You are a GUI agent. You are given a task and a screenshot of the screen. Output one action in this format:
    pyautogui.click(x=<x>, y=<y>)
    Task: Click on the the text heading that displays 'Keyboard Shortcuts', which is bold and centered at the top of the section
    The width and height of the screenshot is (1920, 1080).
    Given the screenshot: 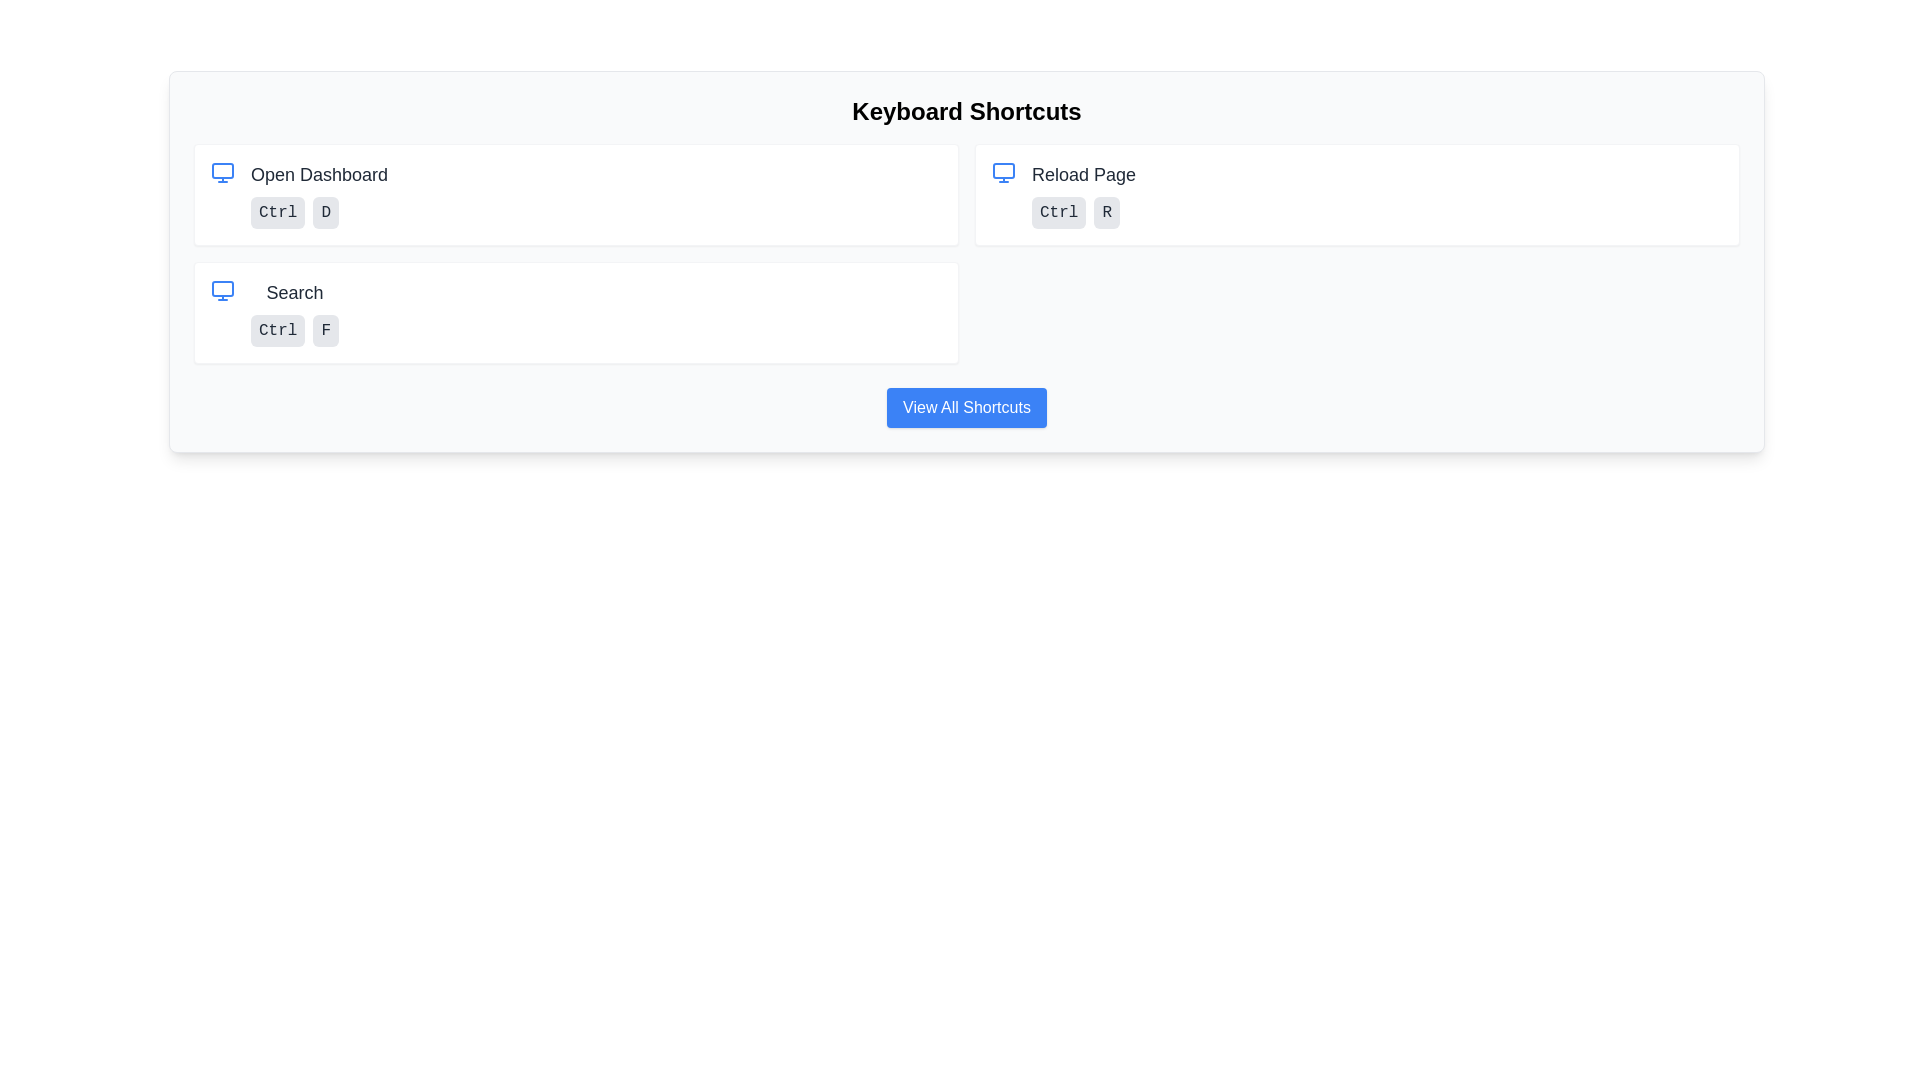 What is the action you would take?
    pyautogui.click(x=966, y=111)
    